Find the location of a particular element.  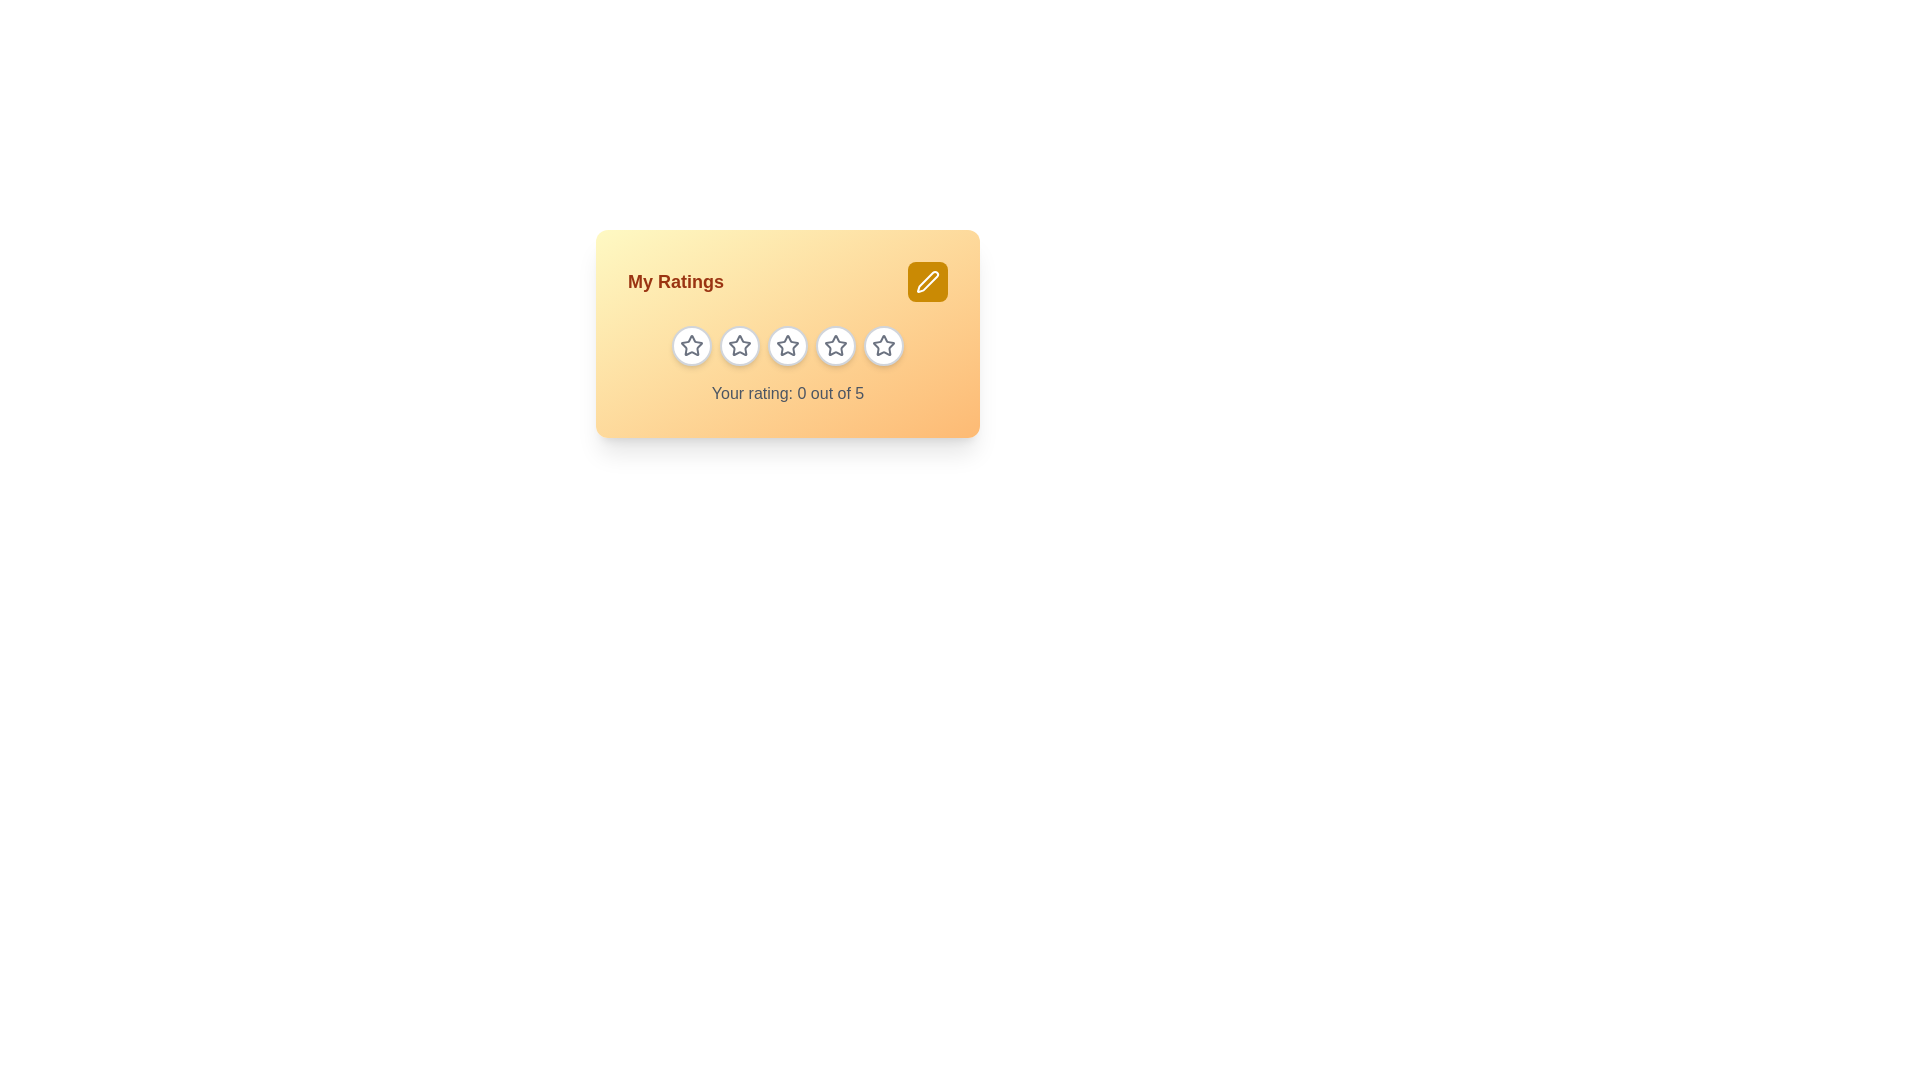

one of the interactive star icons in the 'My Ratings' section of the Interactive rating widget is located at coordinates (786, 333).